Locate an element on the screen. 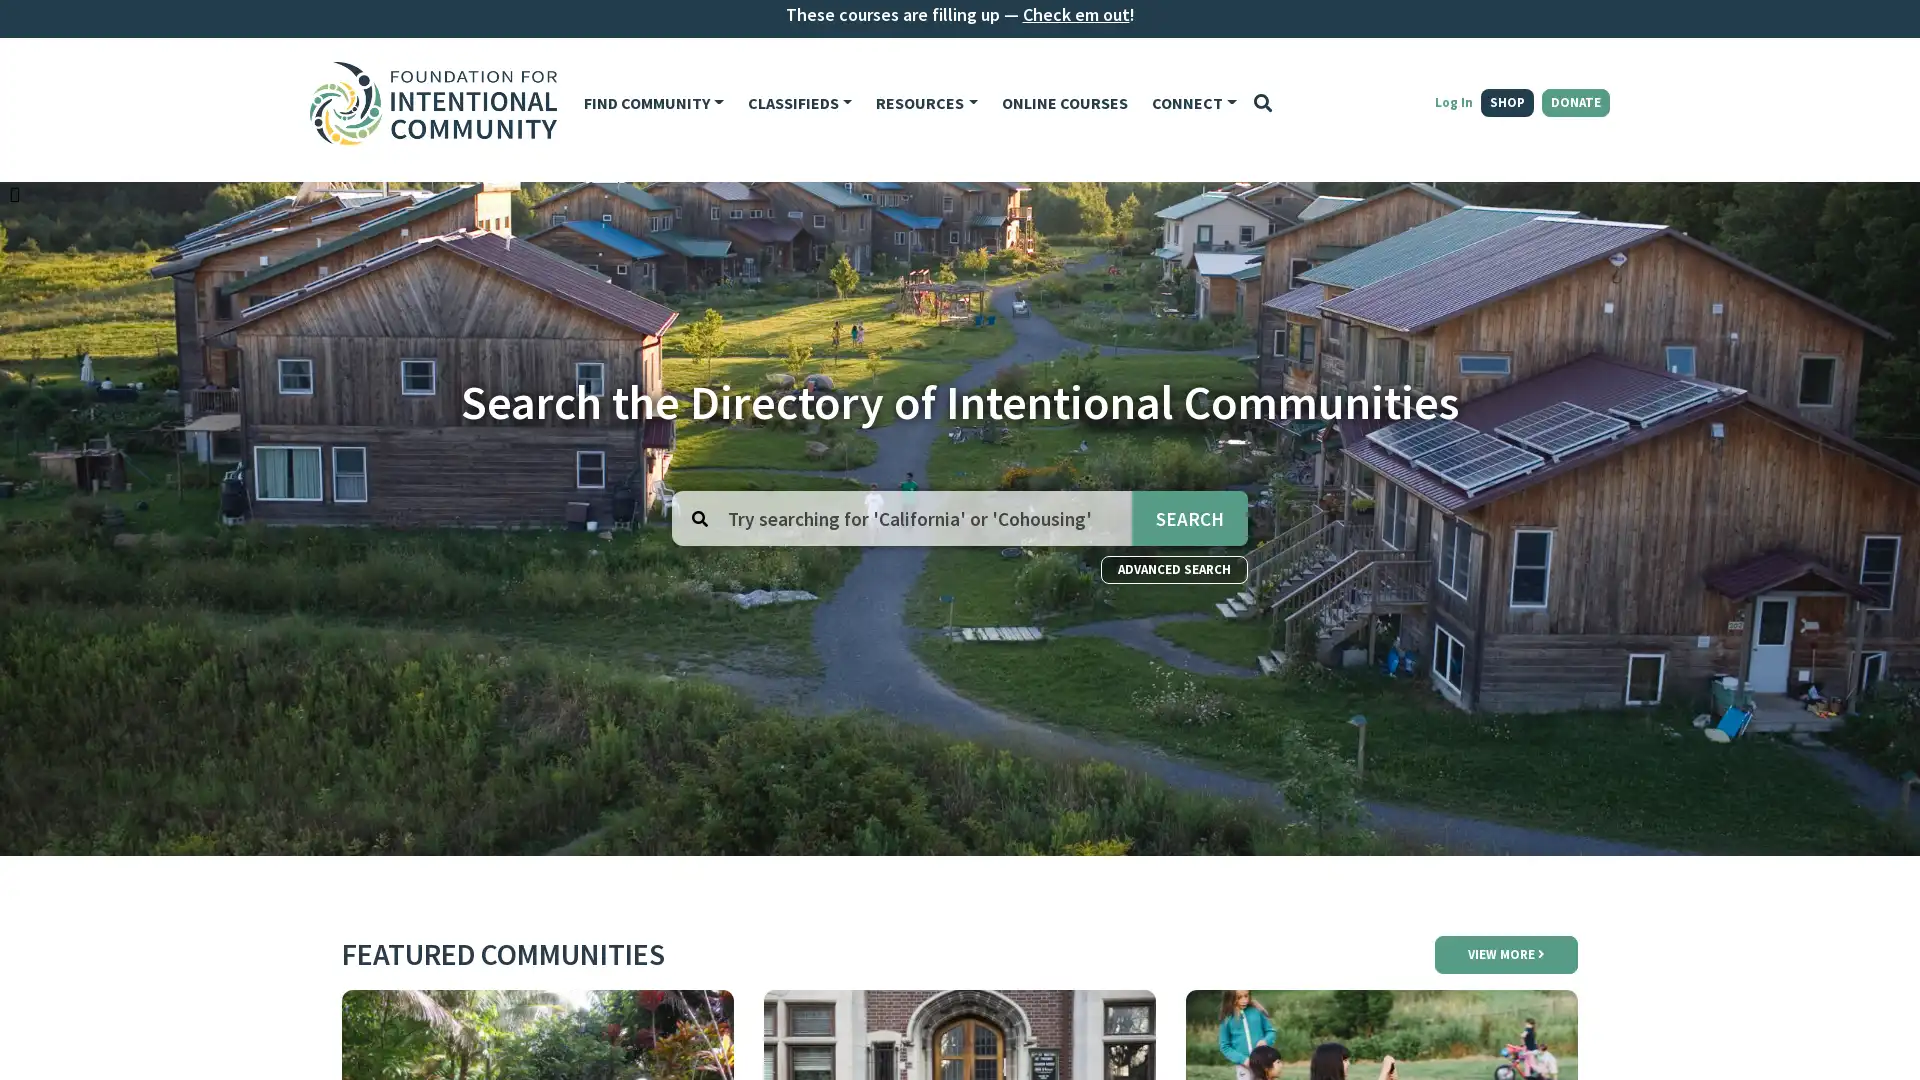 The width and height of the screenshot is (1920, 1080). SEARCH is located at coordinates (1190, 517).